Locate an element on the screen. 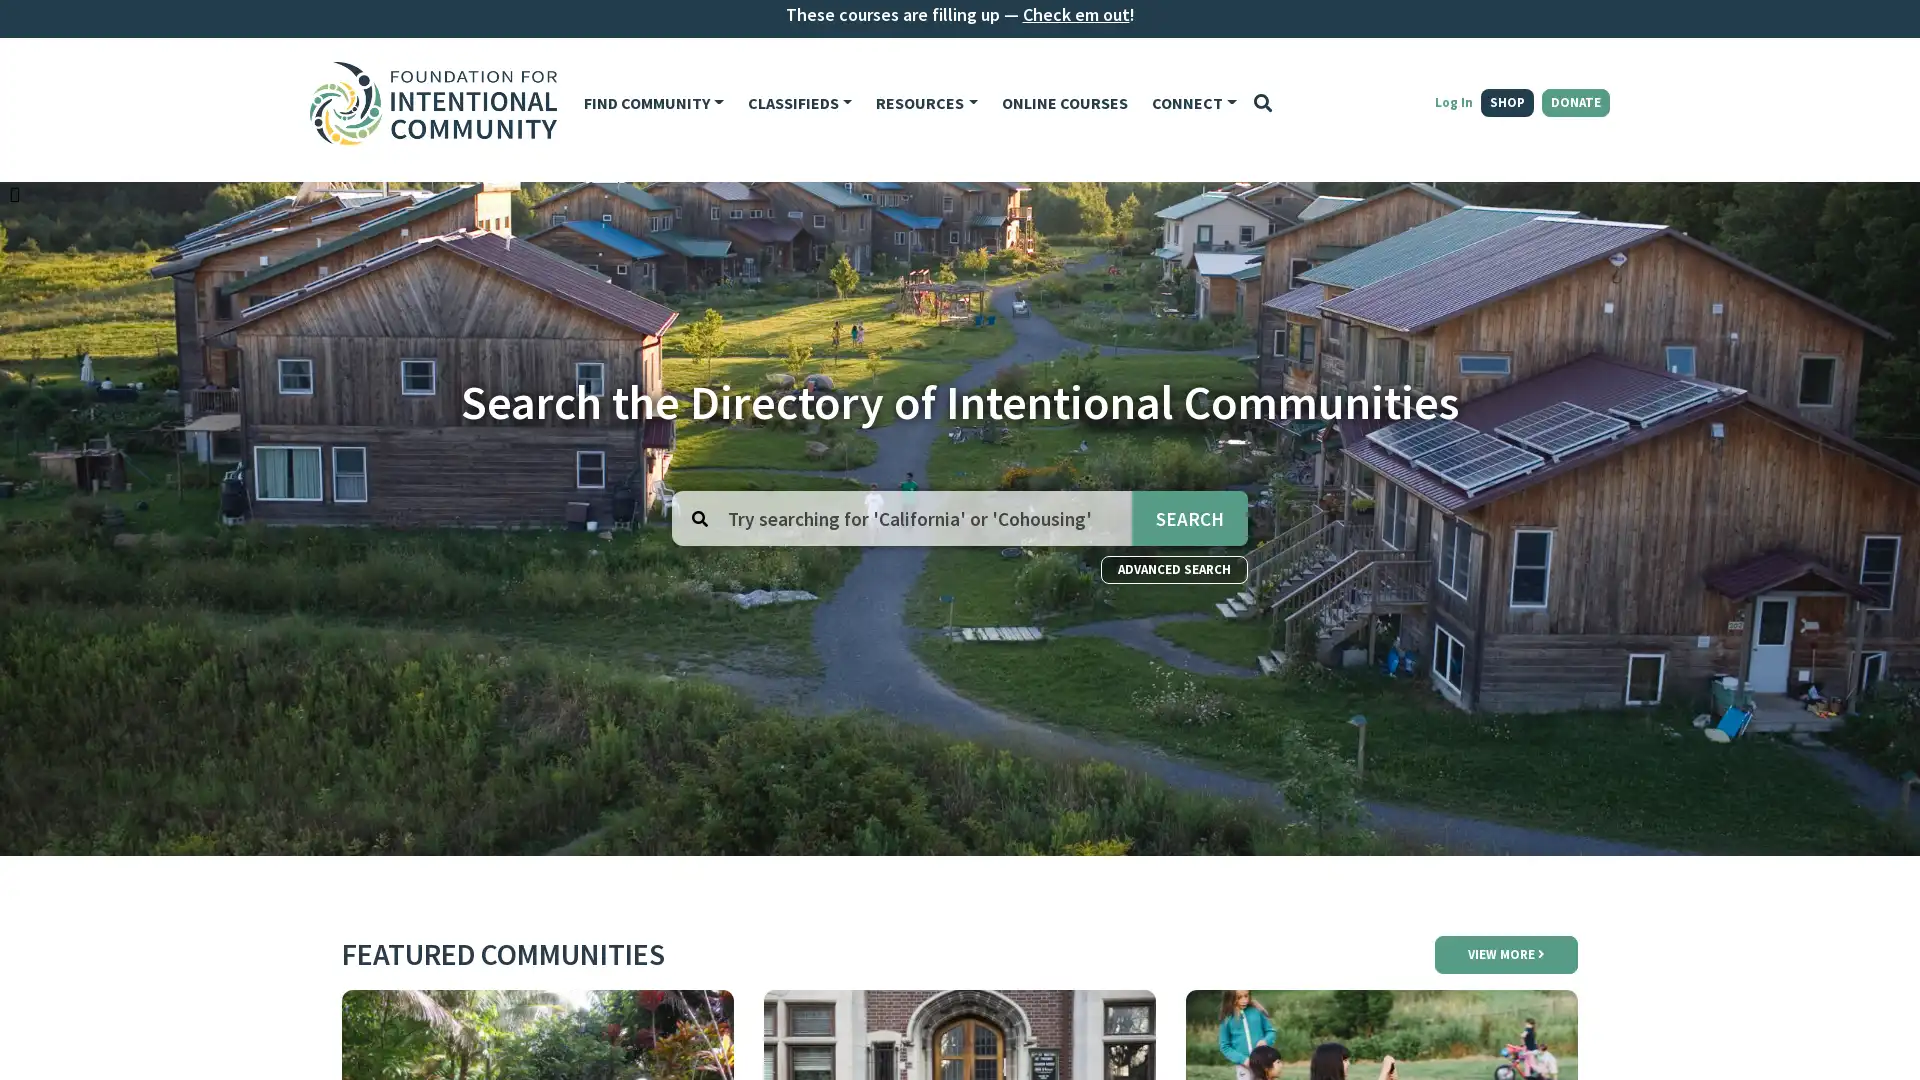 The width and height of the screenshot is (1920, 1080). SEARCH is located at coordinates (1190, 517).